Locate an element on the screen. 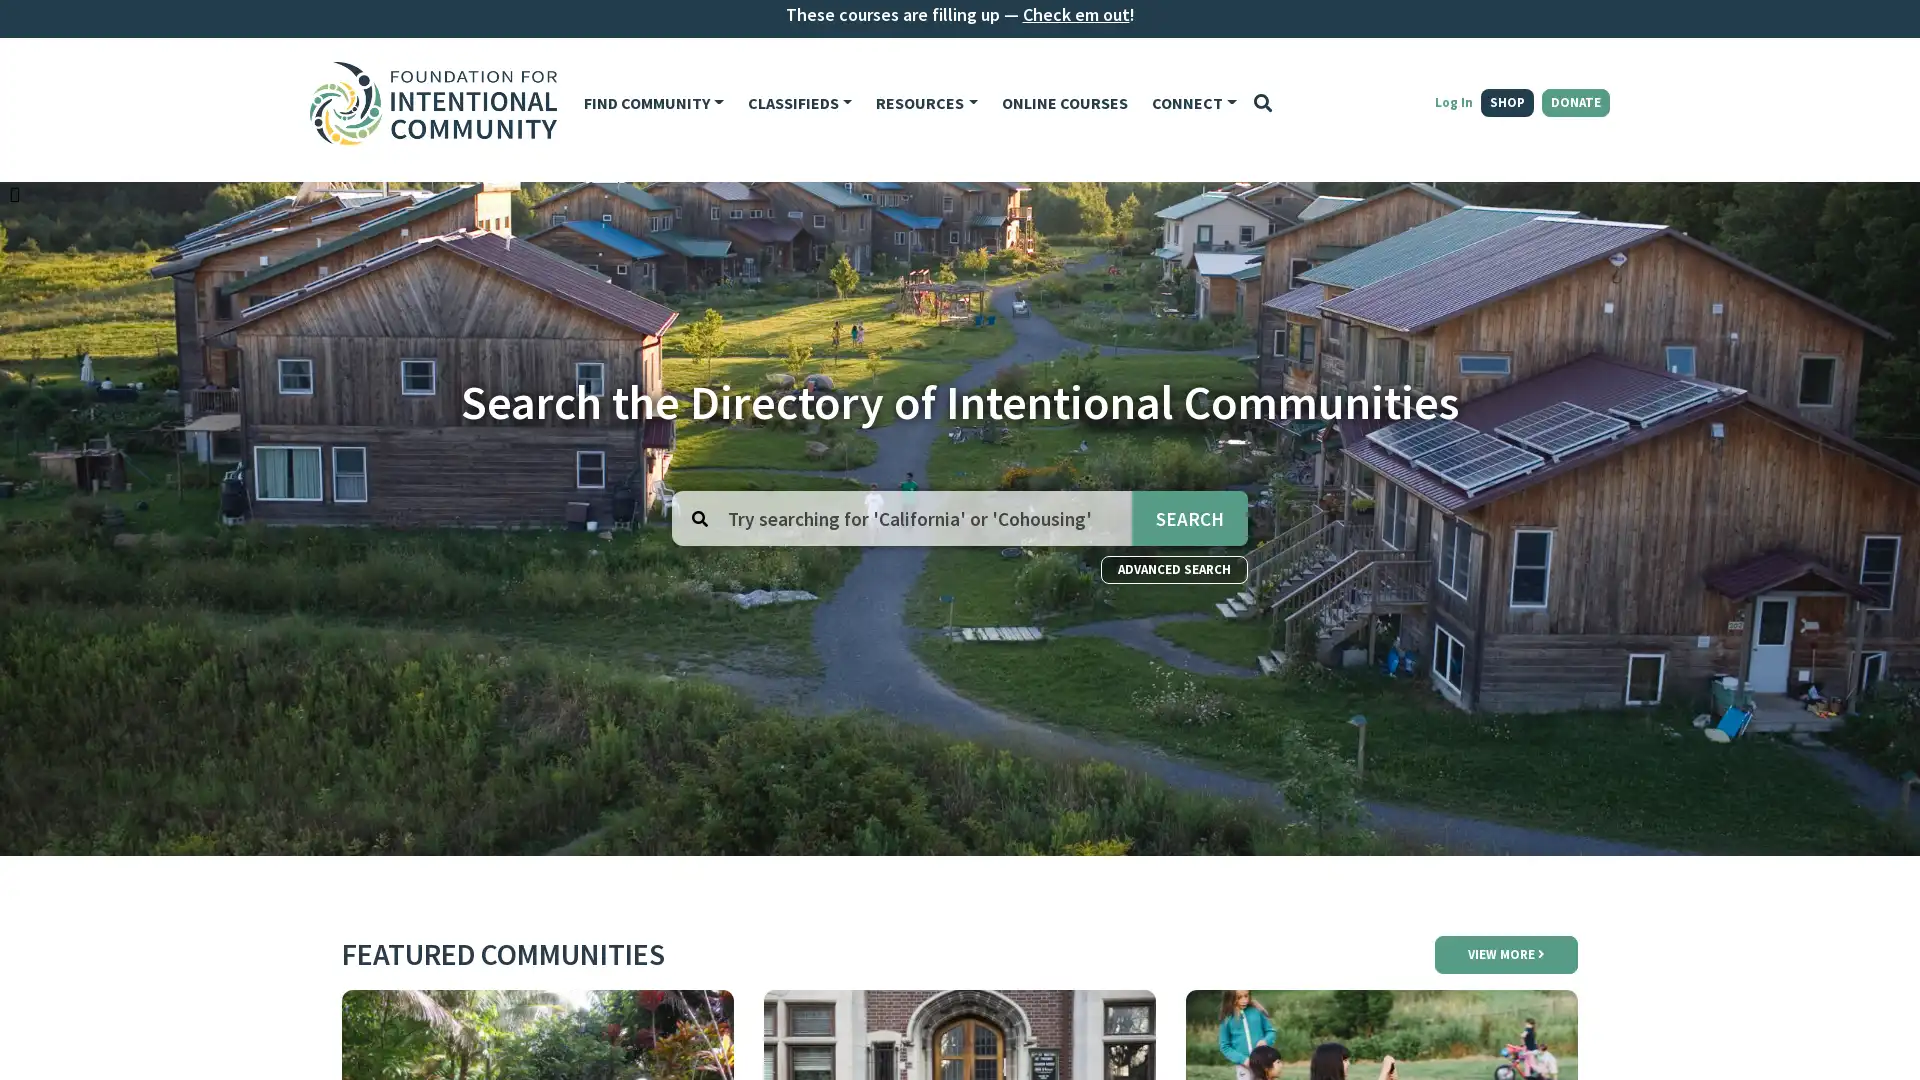 The width and height of the screenshot is (1920, 1080). SEARCH is located at coordinates (1190, 517).